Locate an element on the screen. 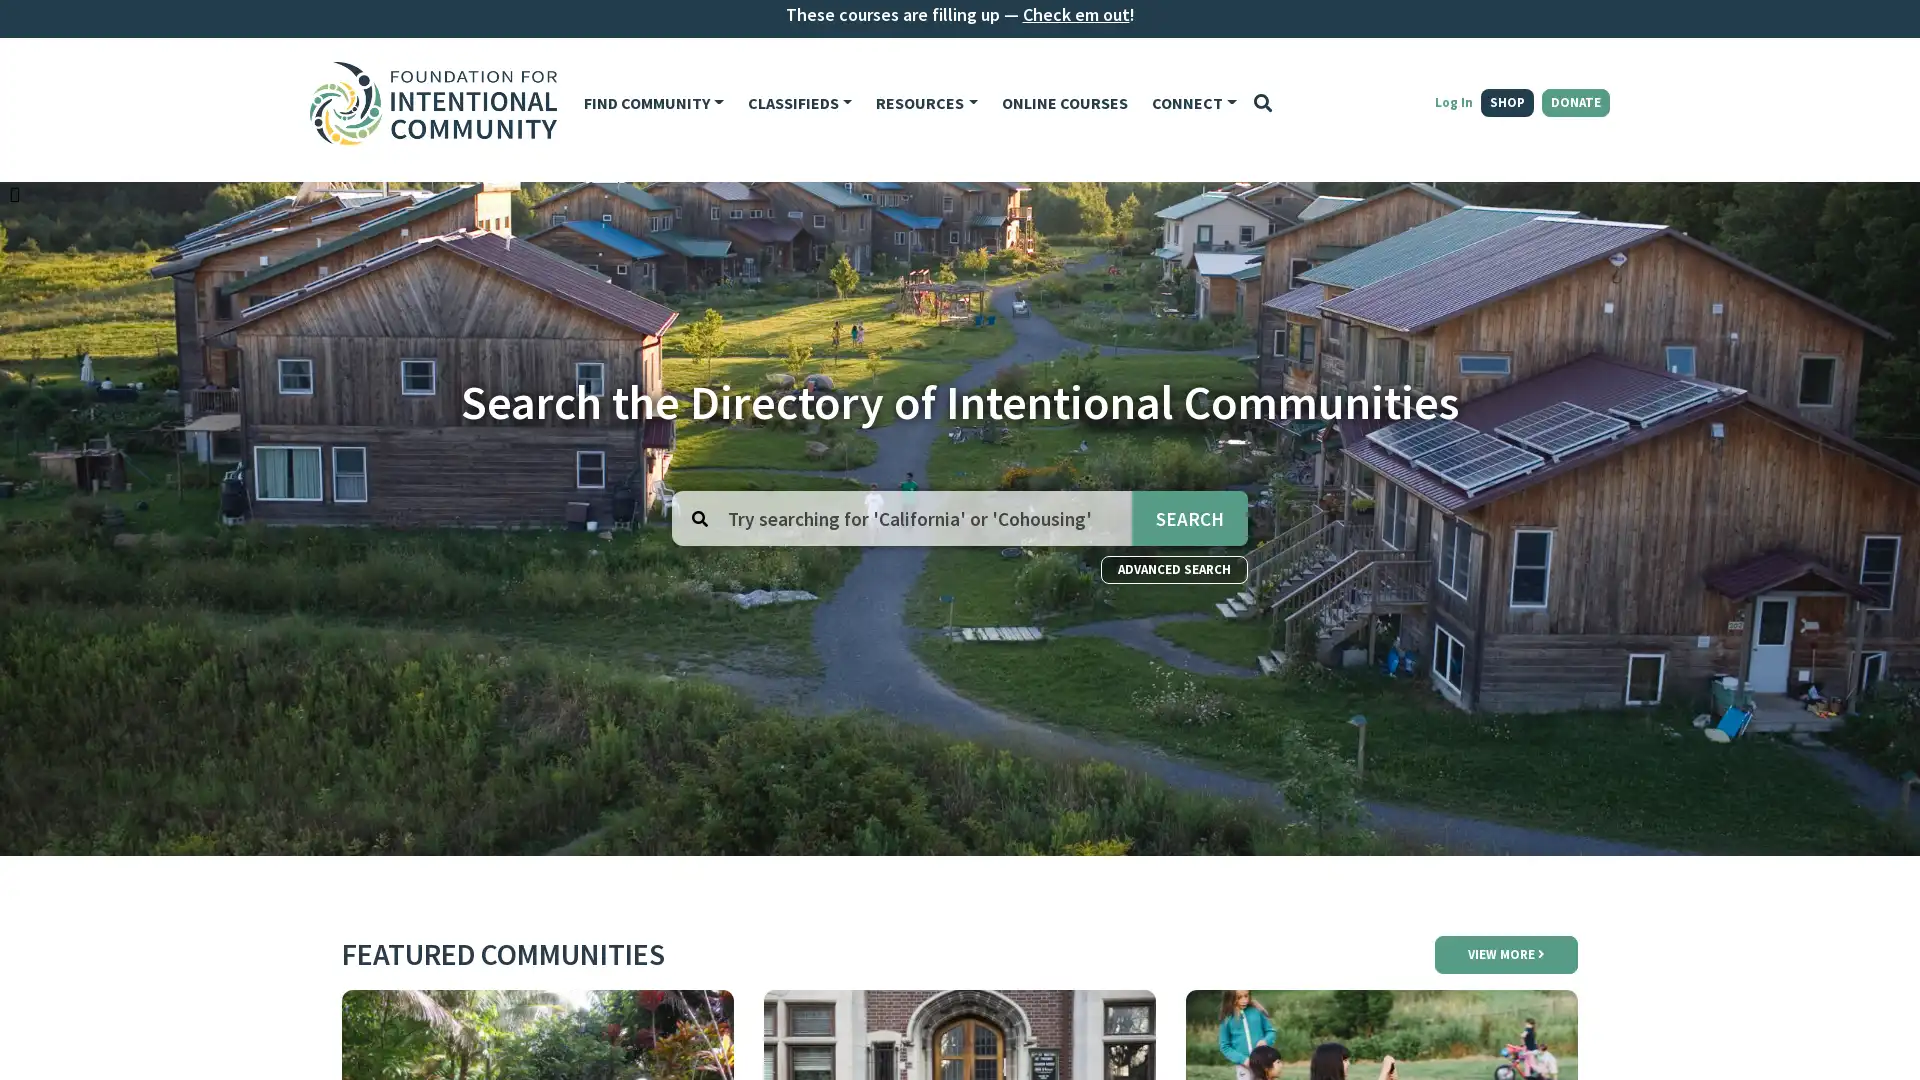 The width and height of the screenshot is (1920, 1080). SEARCH is located at coordinates (1190, 517).